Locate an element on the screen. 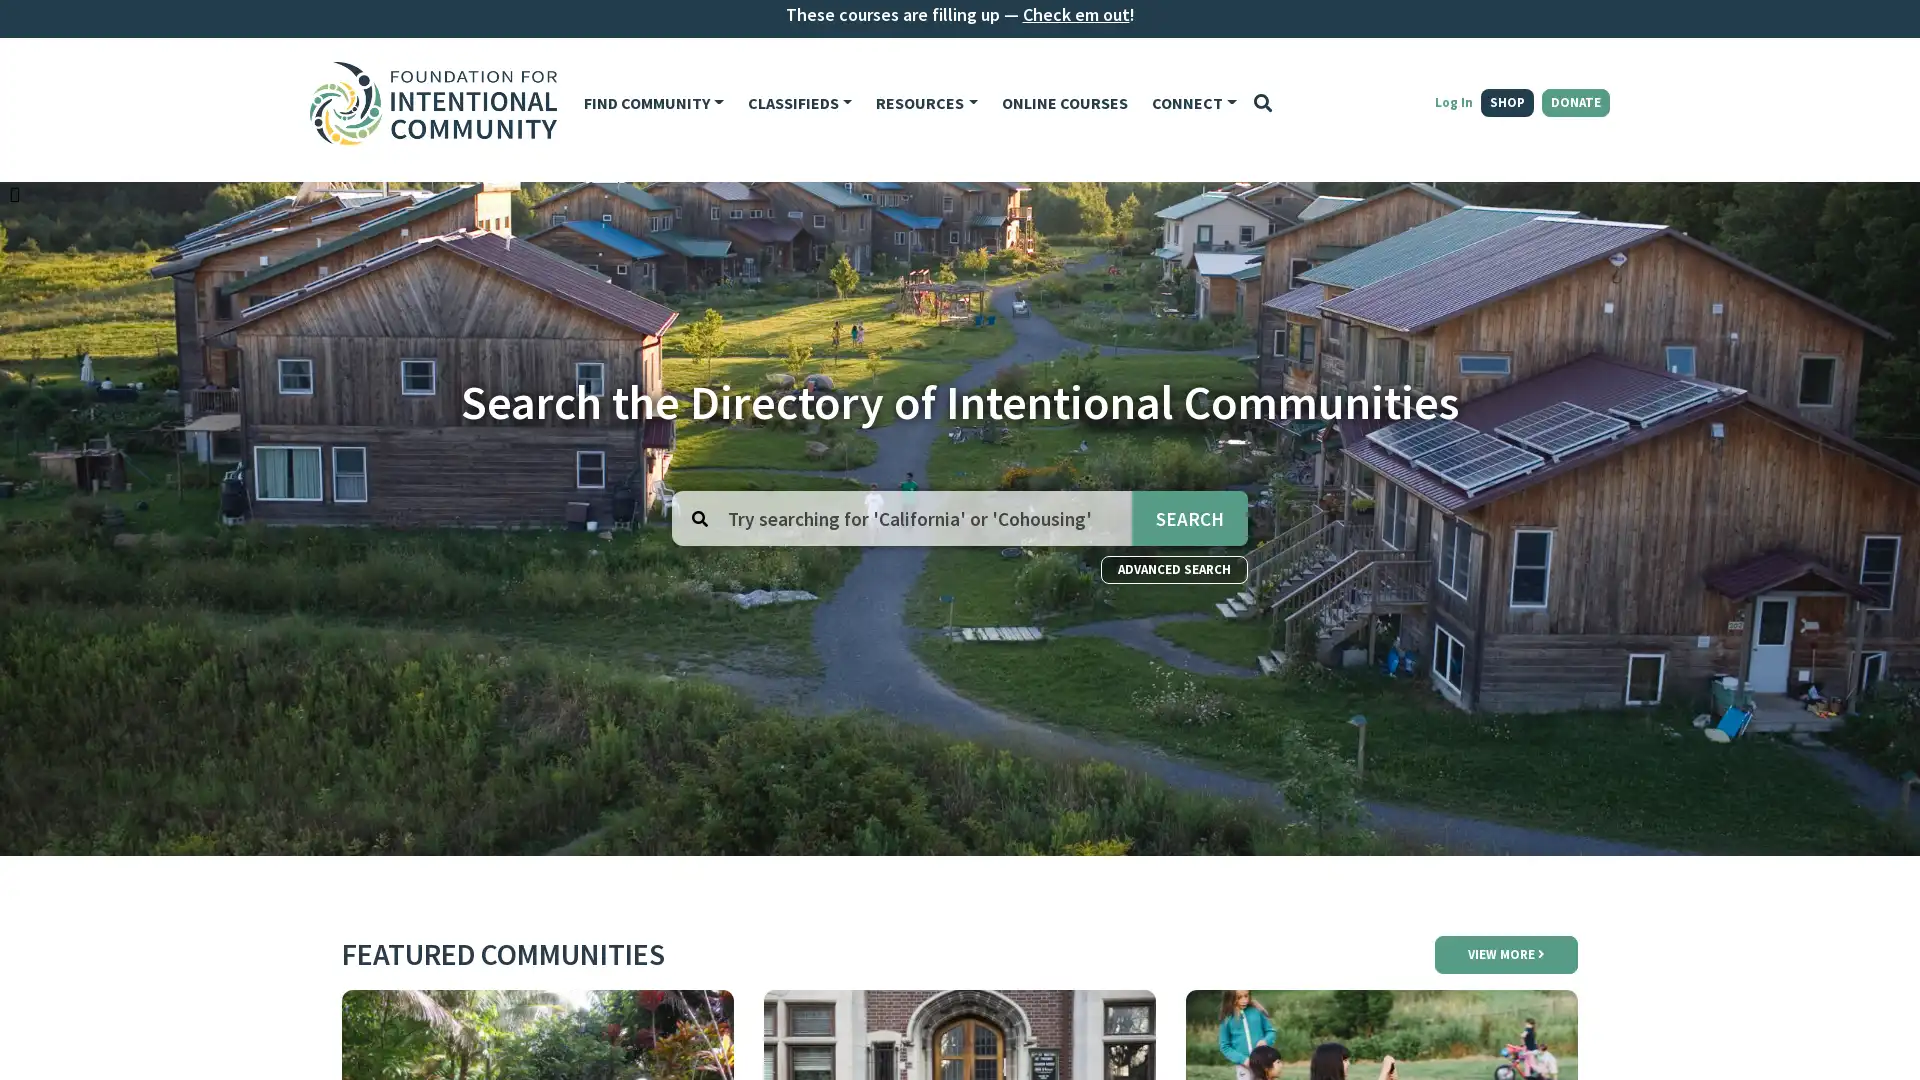 The width and height of the screenshot is (1920, 1080). SEARCH is located at coordinates (1190, 517).